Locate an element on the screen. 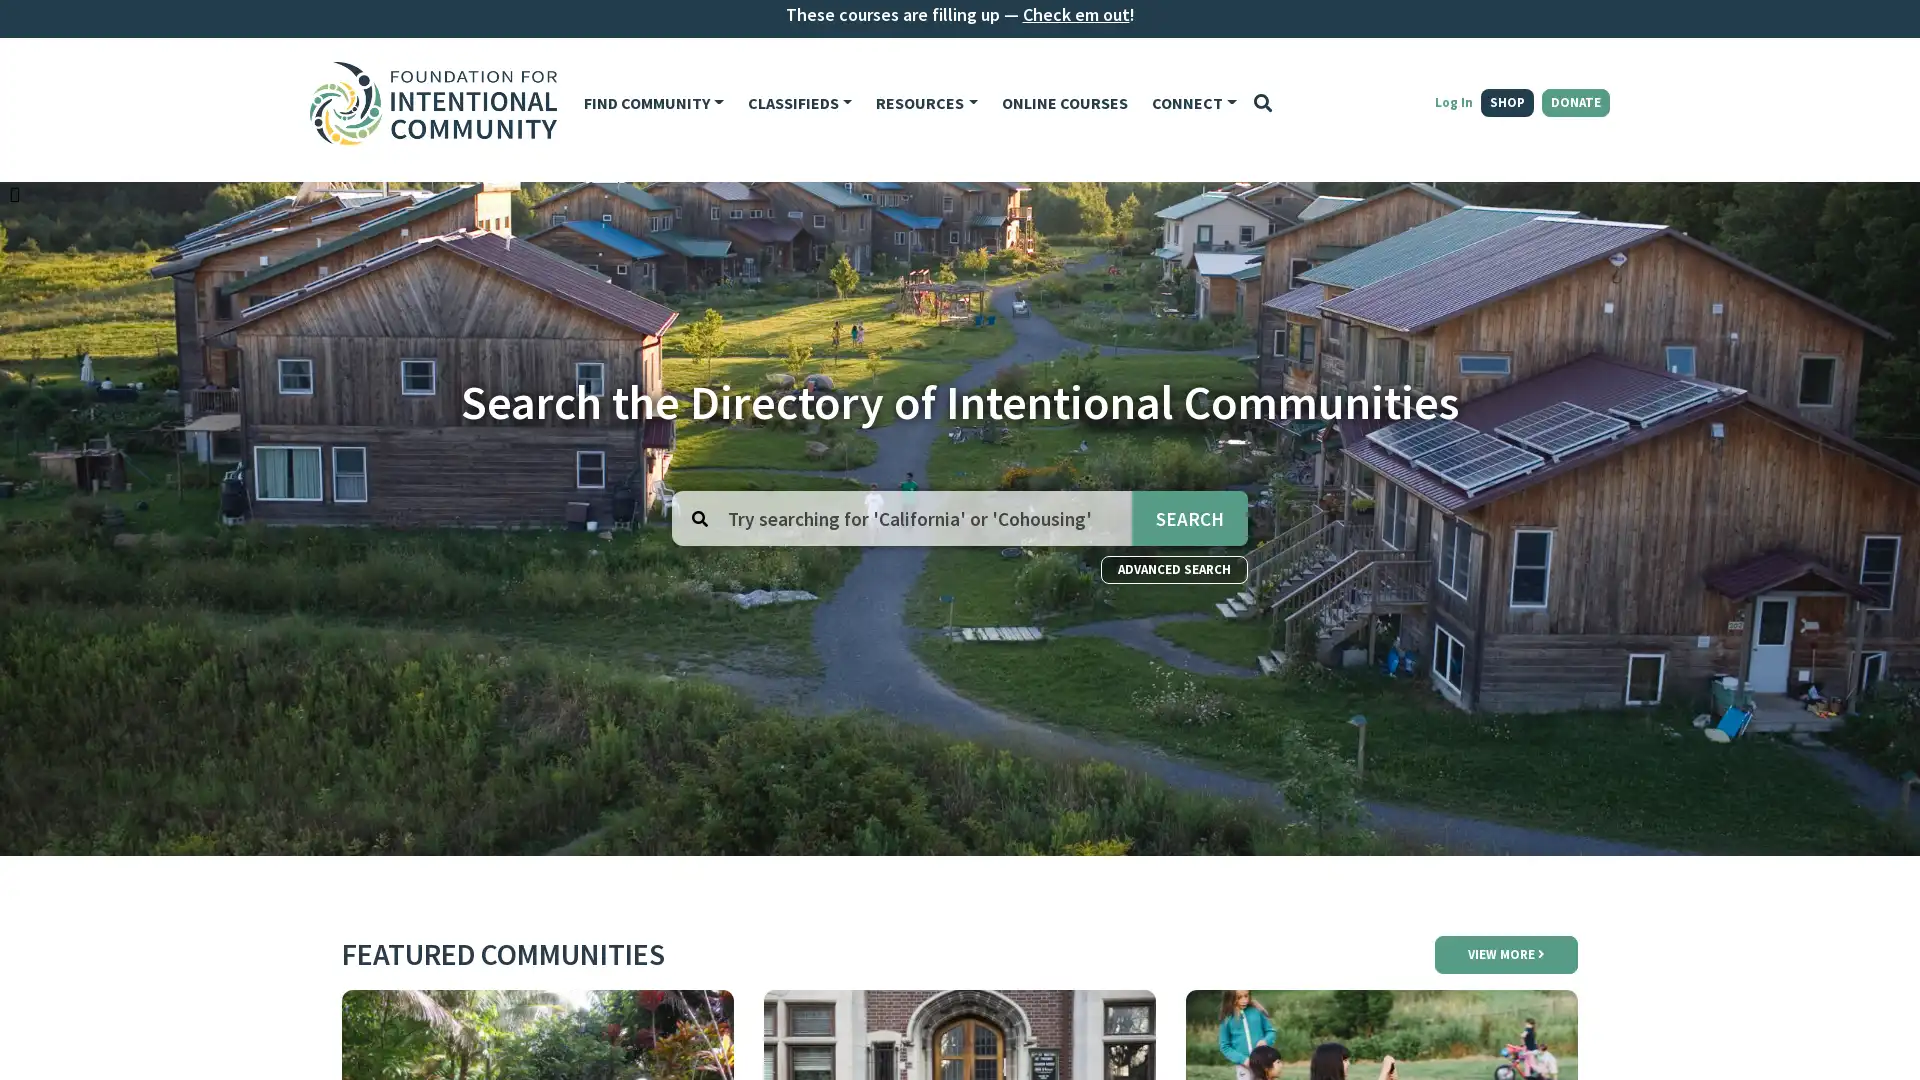 The width and height of the screenshot is (1920, 1080). SEARCH is located at coordinates (1190, 517).